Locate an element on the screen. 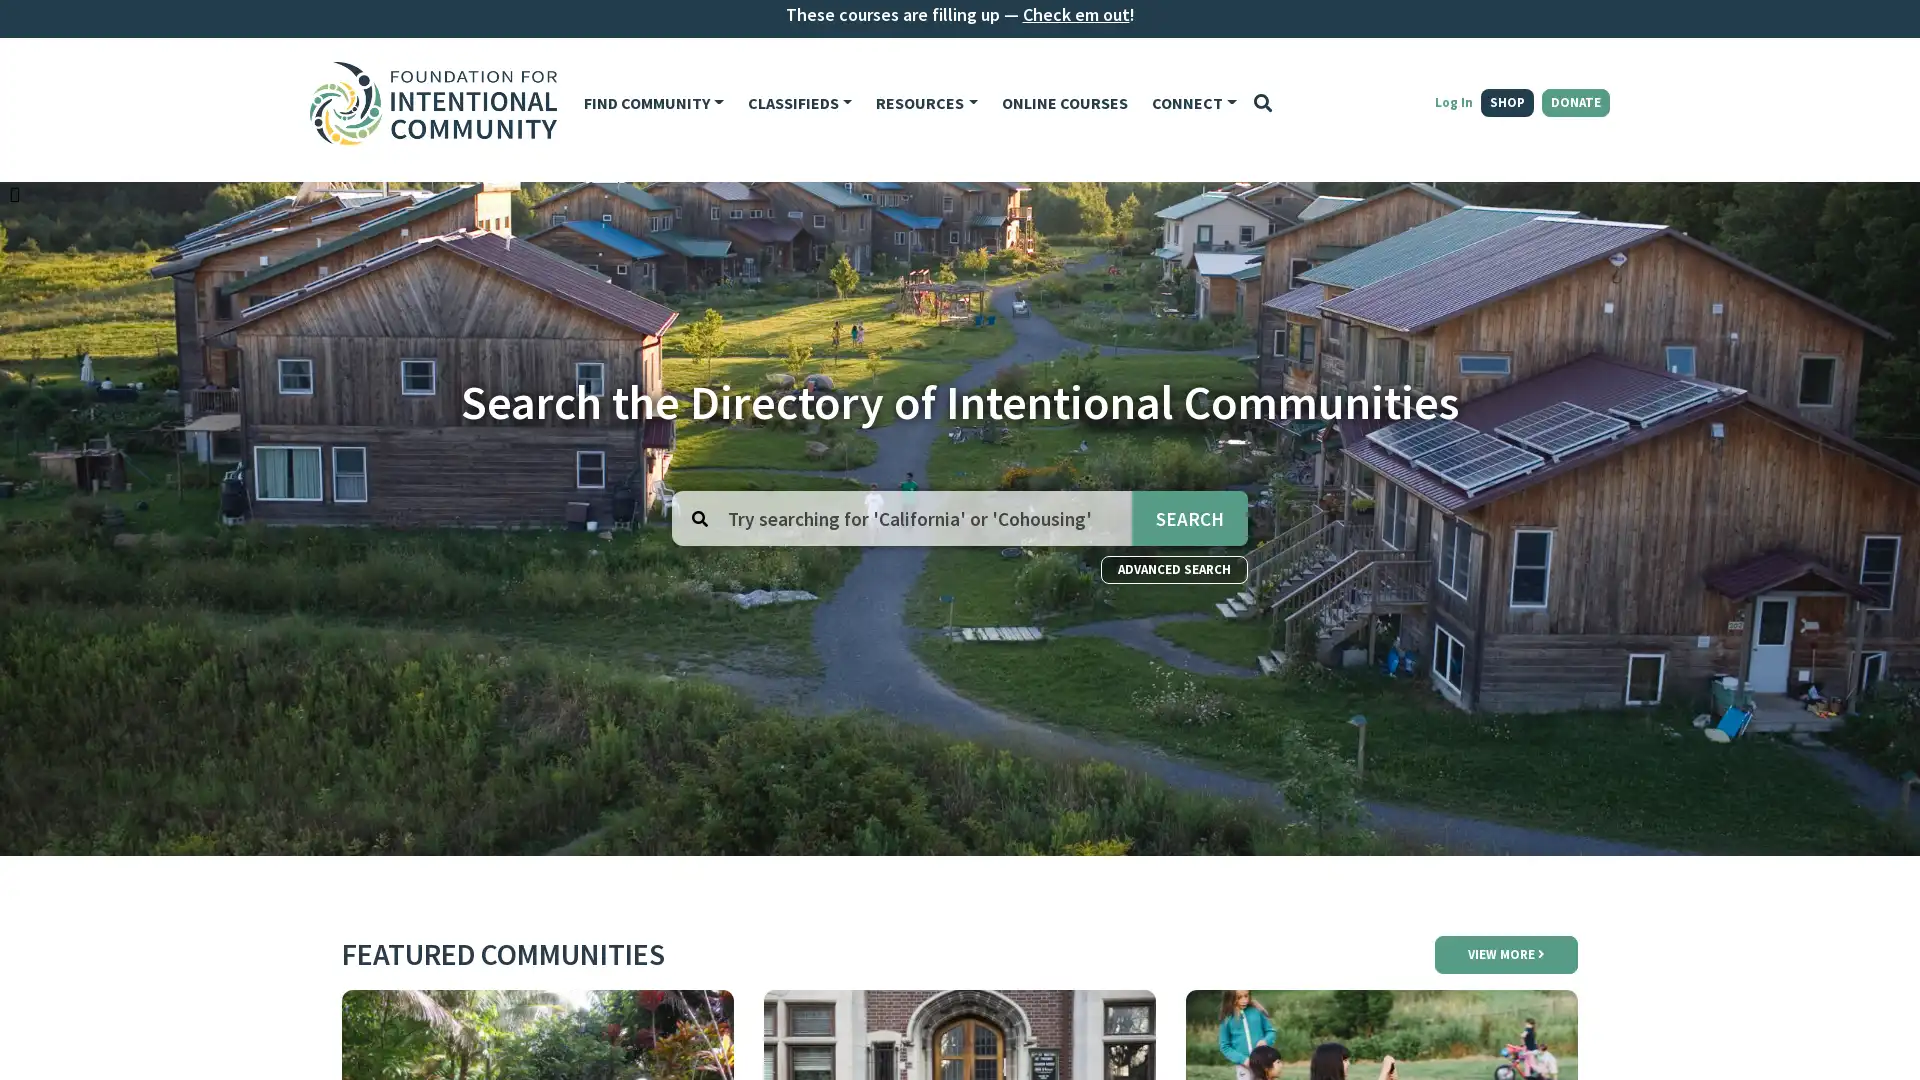 The width and height of the screenshot is (1920, 1080). SEARCH is located at coordinates (1190, 517).